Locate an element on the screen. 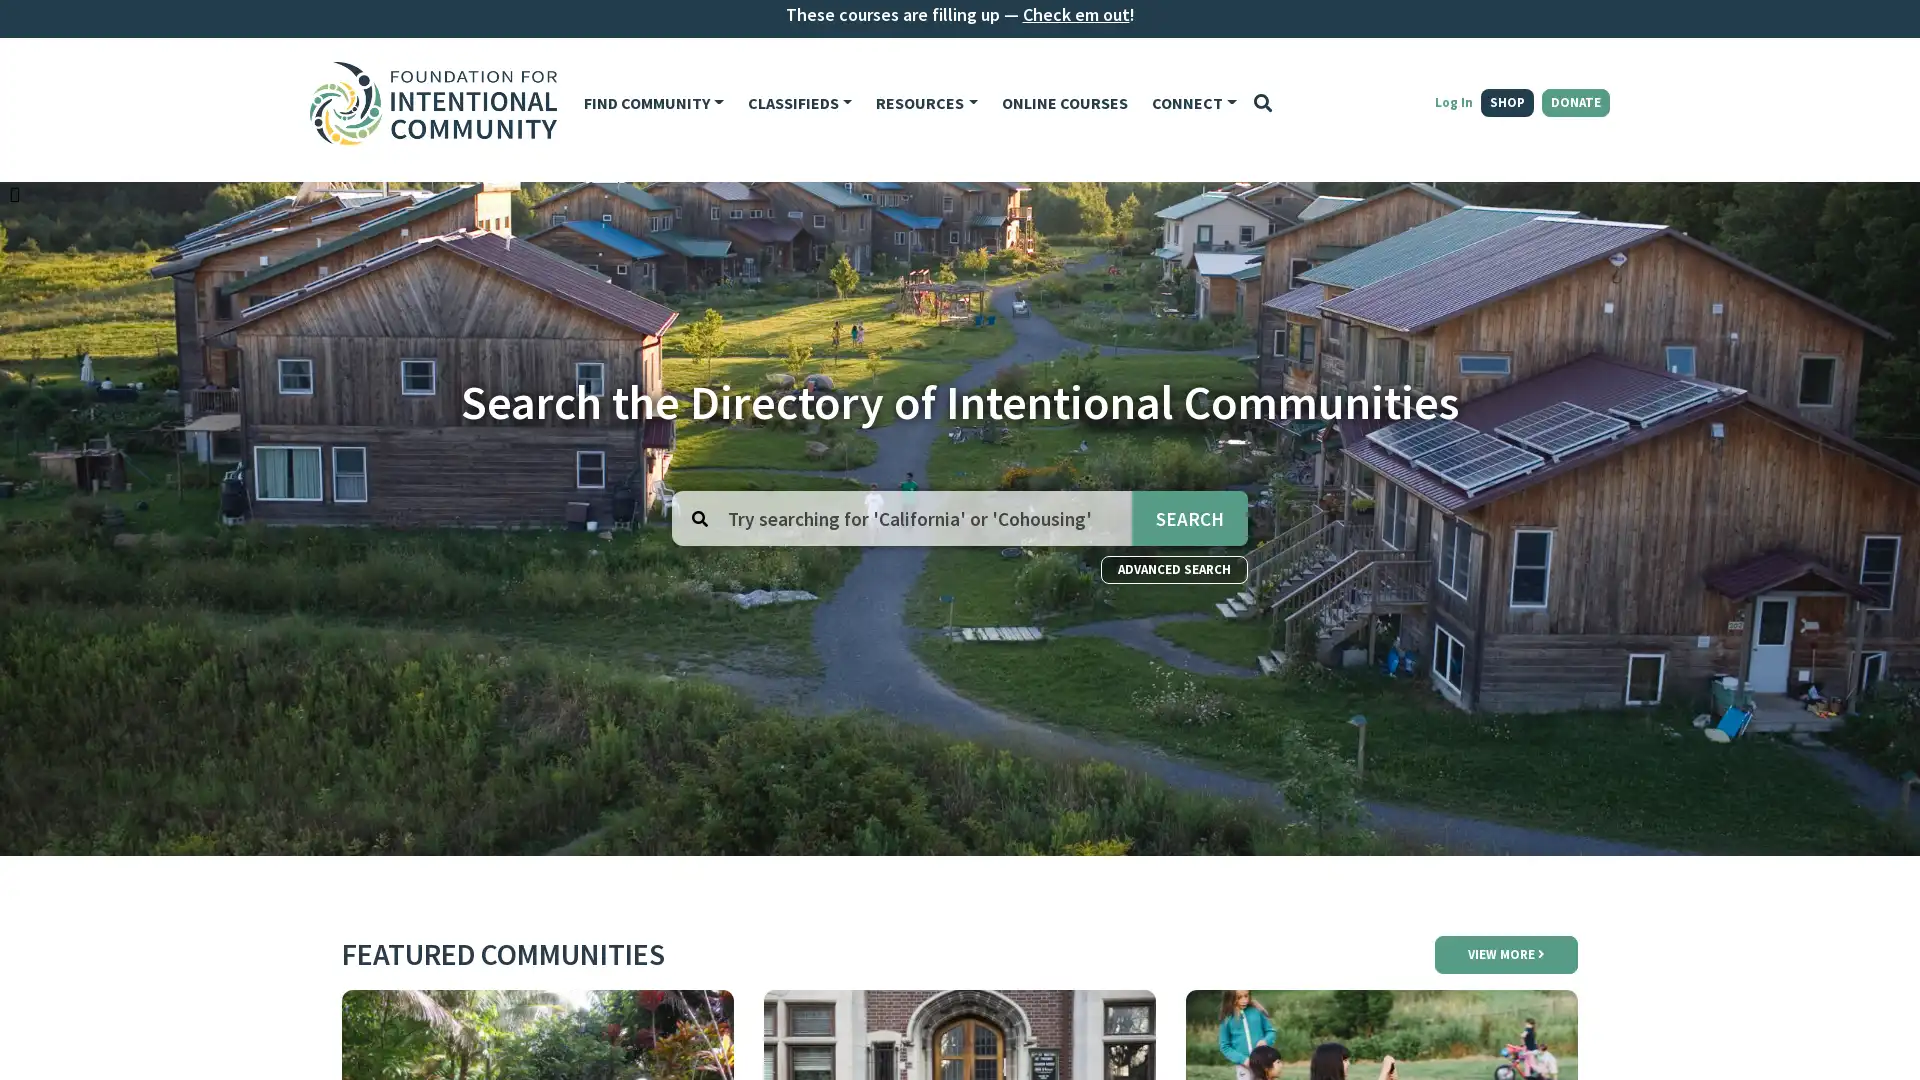 The width and height of the screenshot is (1920, 1080). SEARCH is located at coordinates (1190, 517).